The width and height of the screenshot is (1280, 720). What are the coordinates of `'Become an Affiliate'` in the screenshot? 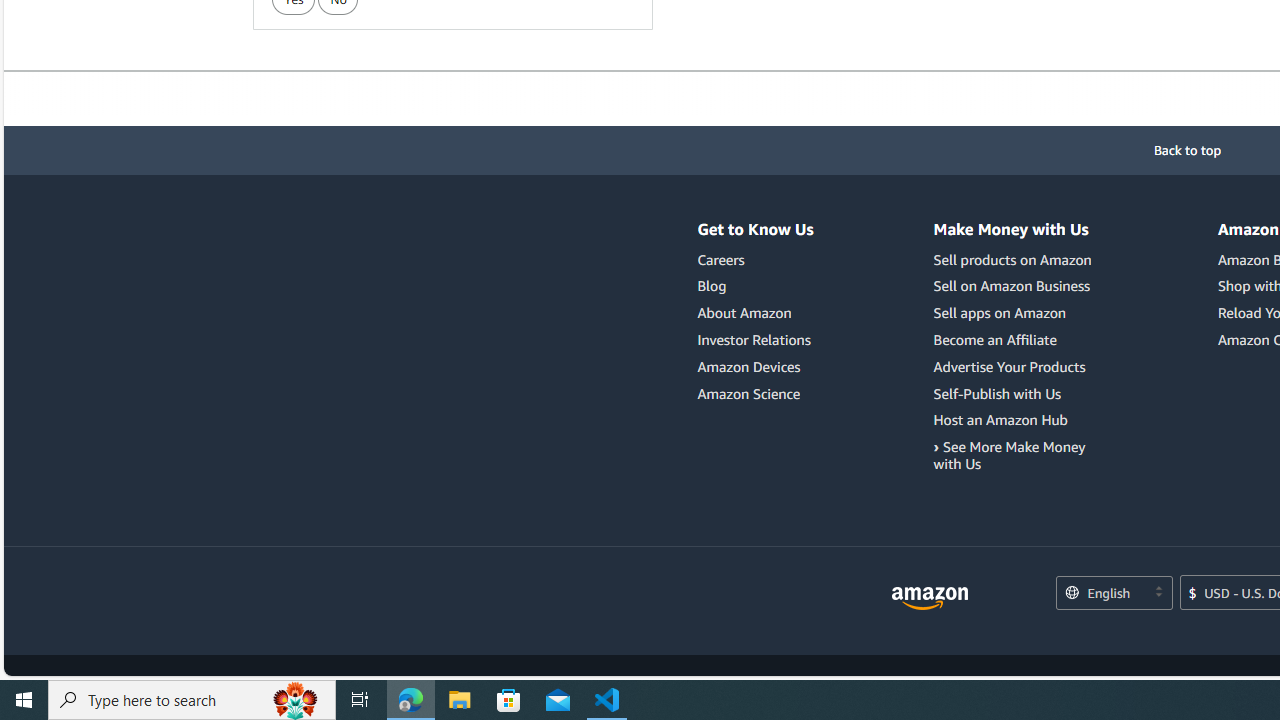 It's located at (1015, 339).